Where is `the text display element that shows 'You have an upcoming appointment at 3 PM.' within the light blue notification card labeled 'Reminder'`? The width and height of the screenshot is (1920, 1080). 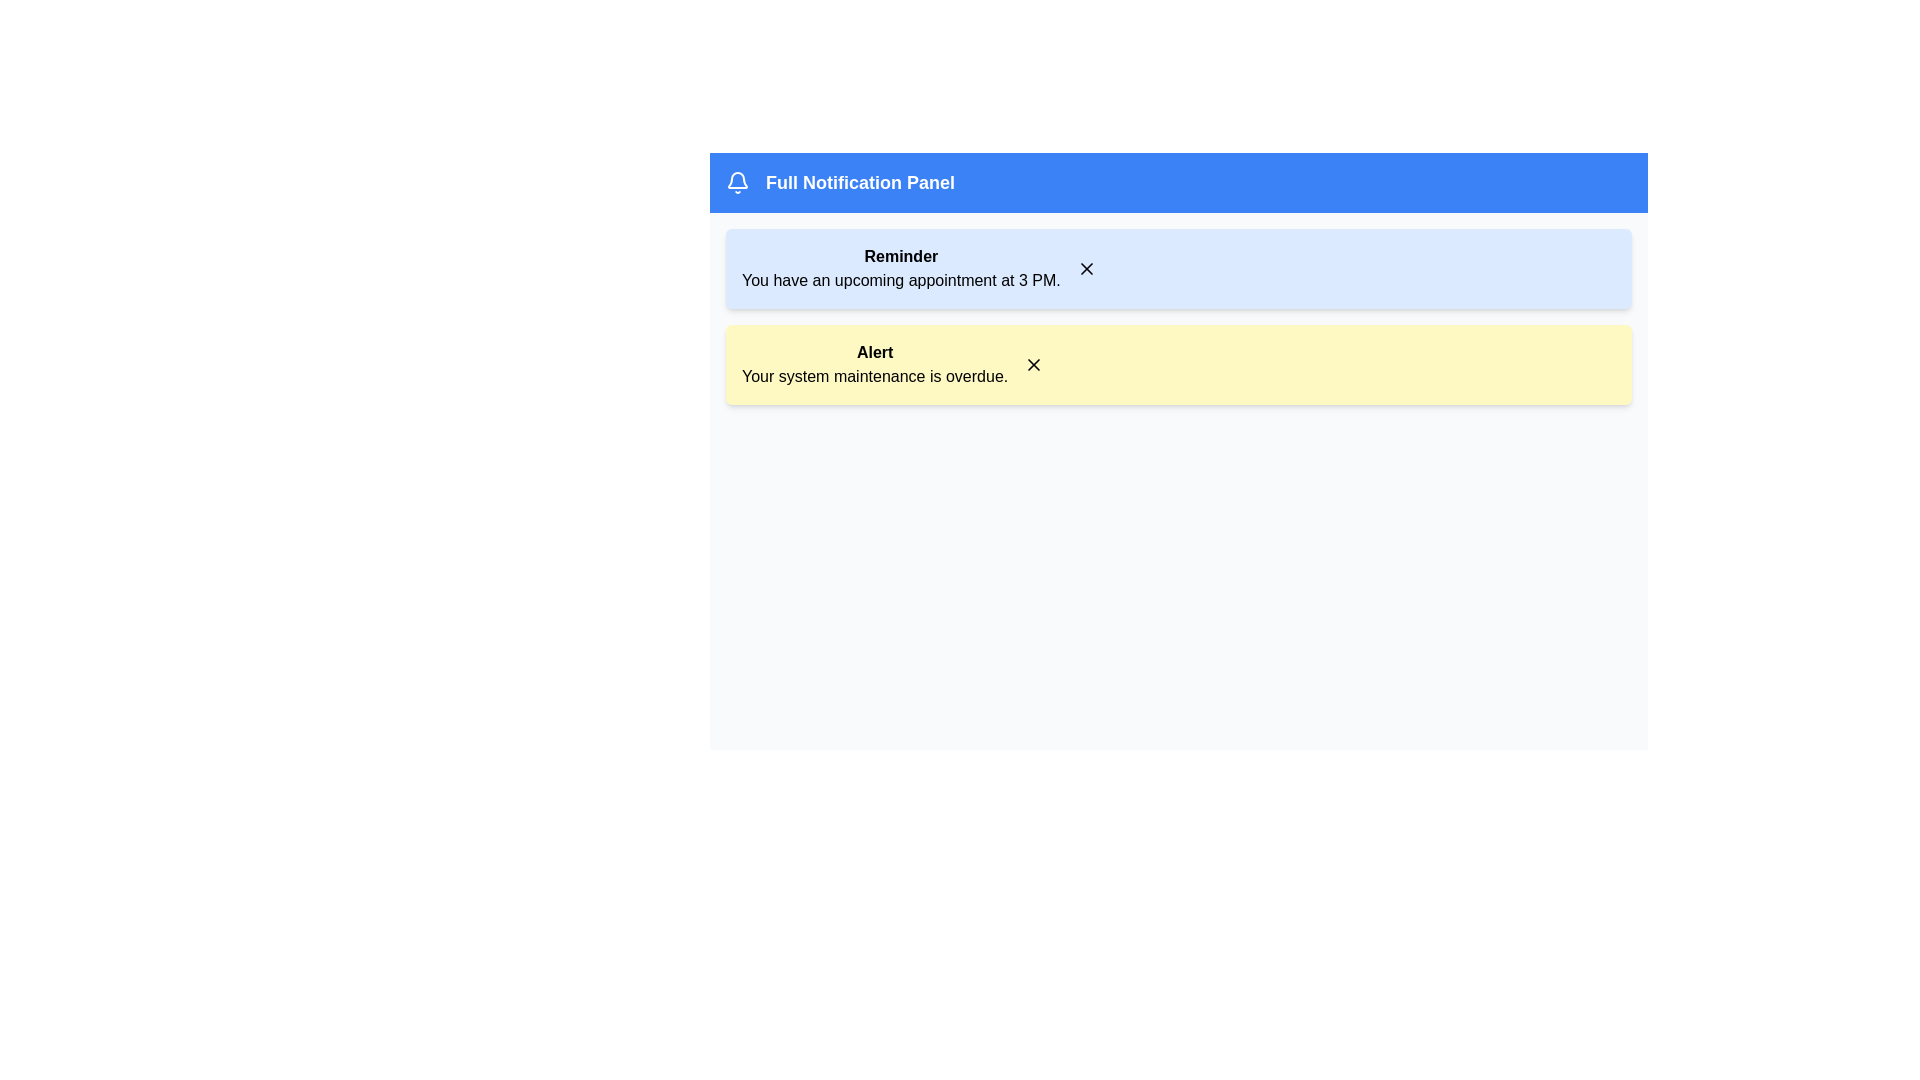
the text display element that shows 'You have an upcoming appointment at 3 PM.' within the light blue notification card labeled 'Reminder' is located at coordinates (900, 281).